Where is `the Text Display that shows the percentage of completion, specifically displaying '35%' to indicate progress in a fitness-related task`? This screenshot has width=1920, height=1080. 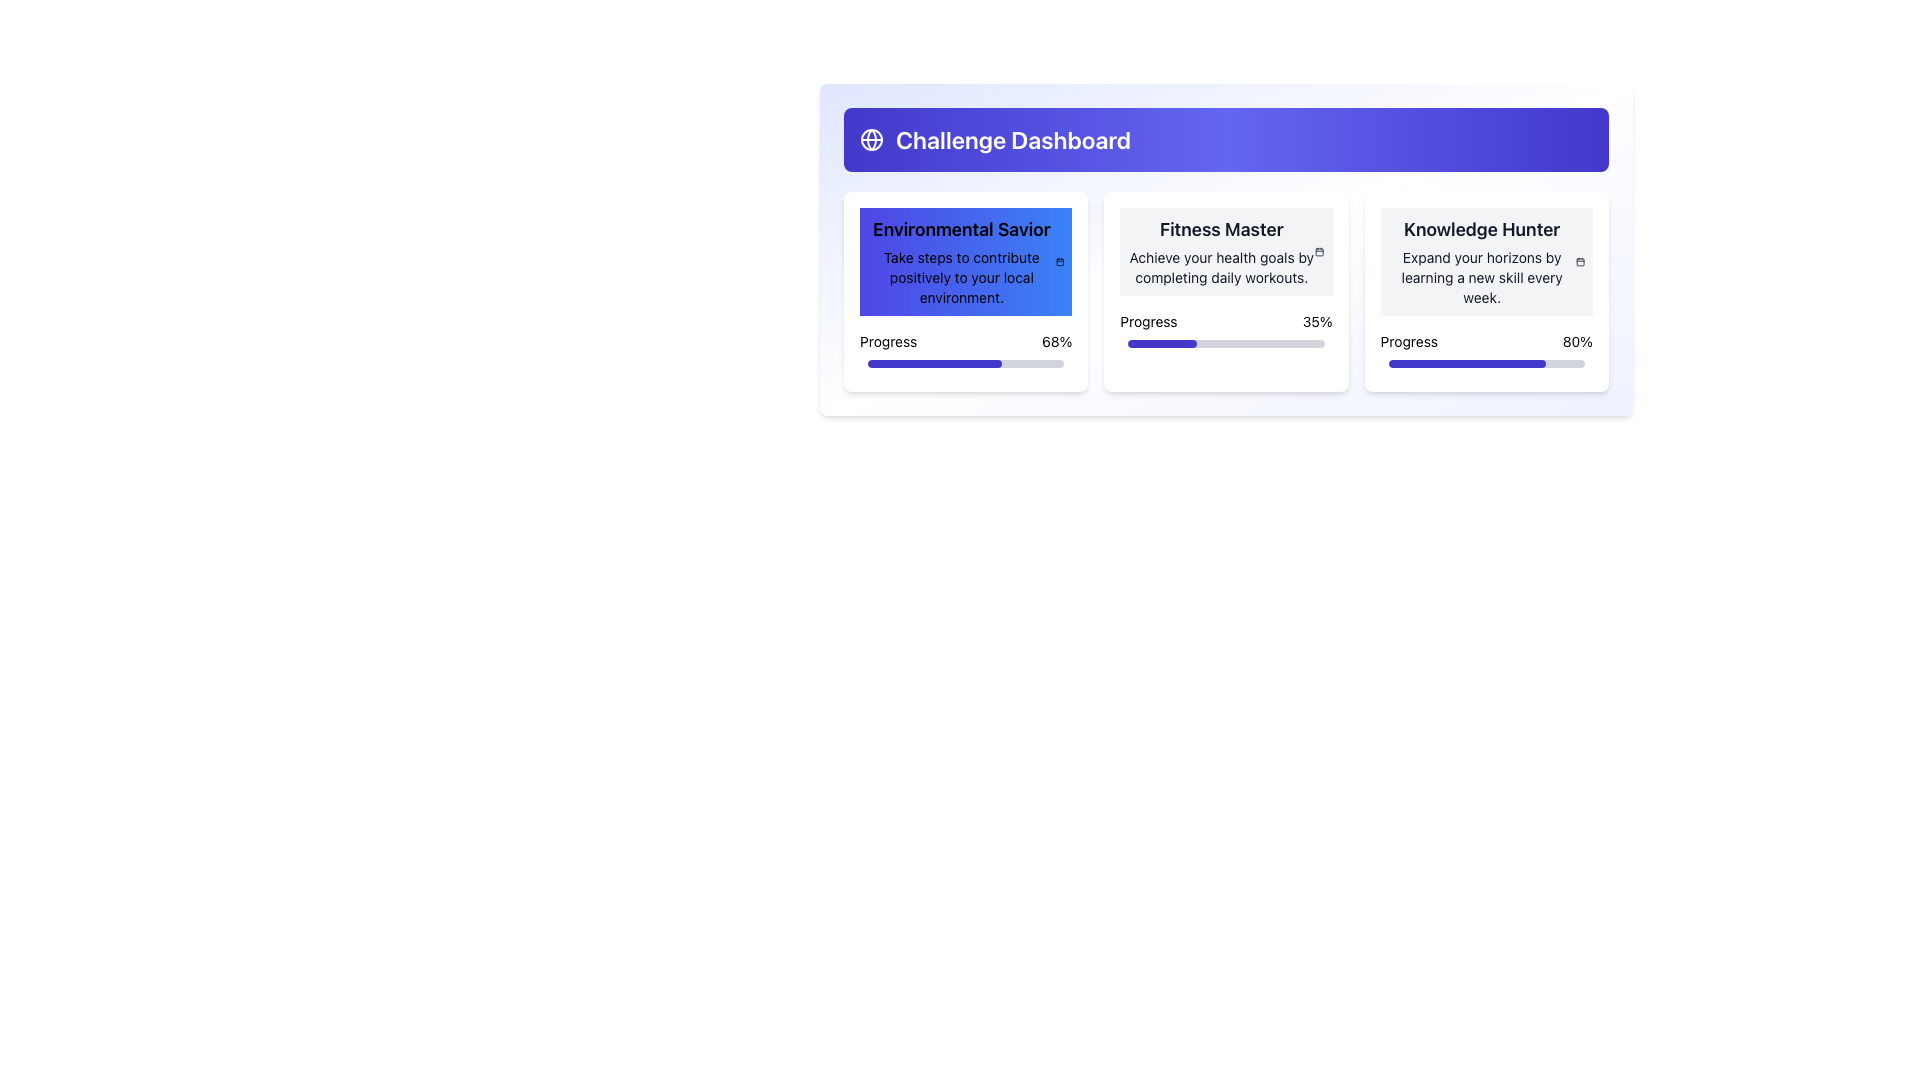 the Text Display that shows the percentage of completion, specifically displaying '35%' to indicate progress in a fitness-related task is located at coordinates (1317, 320).